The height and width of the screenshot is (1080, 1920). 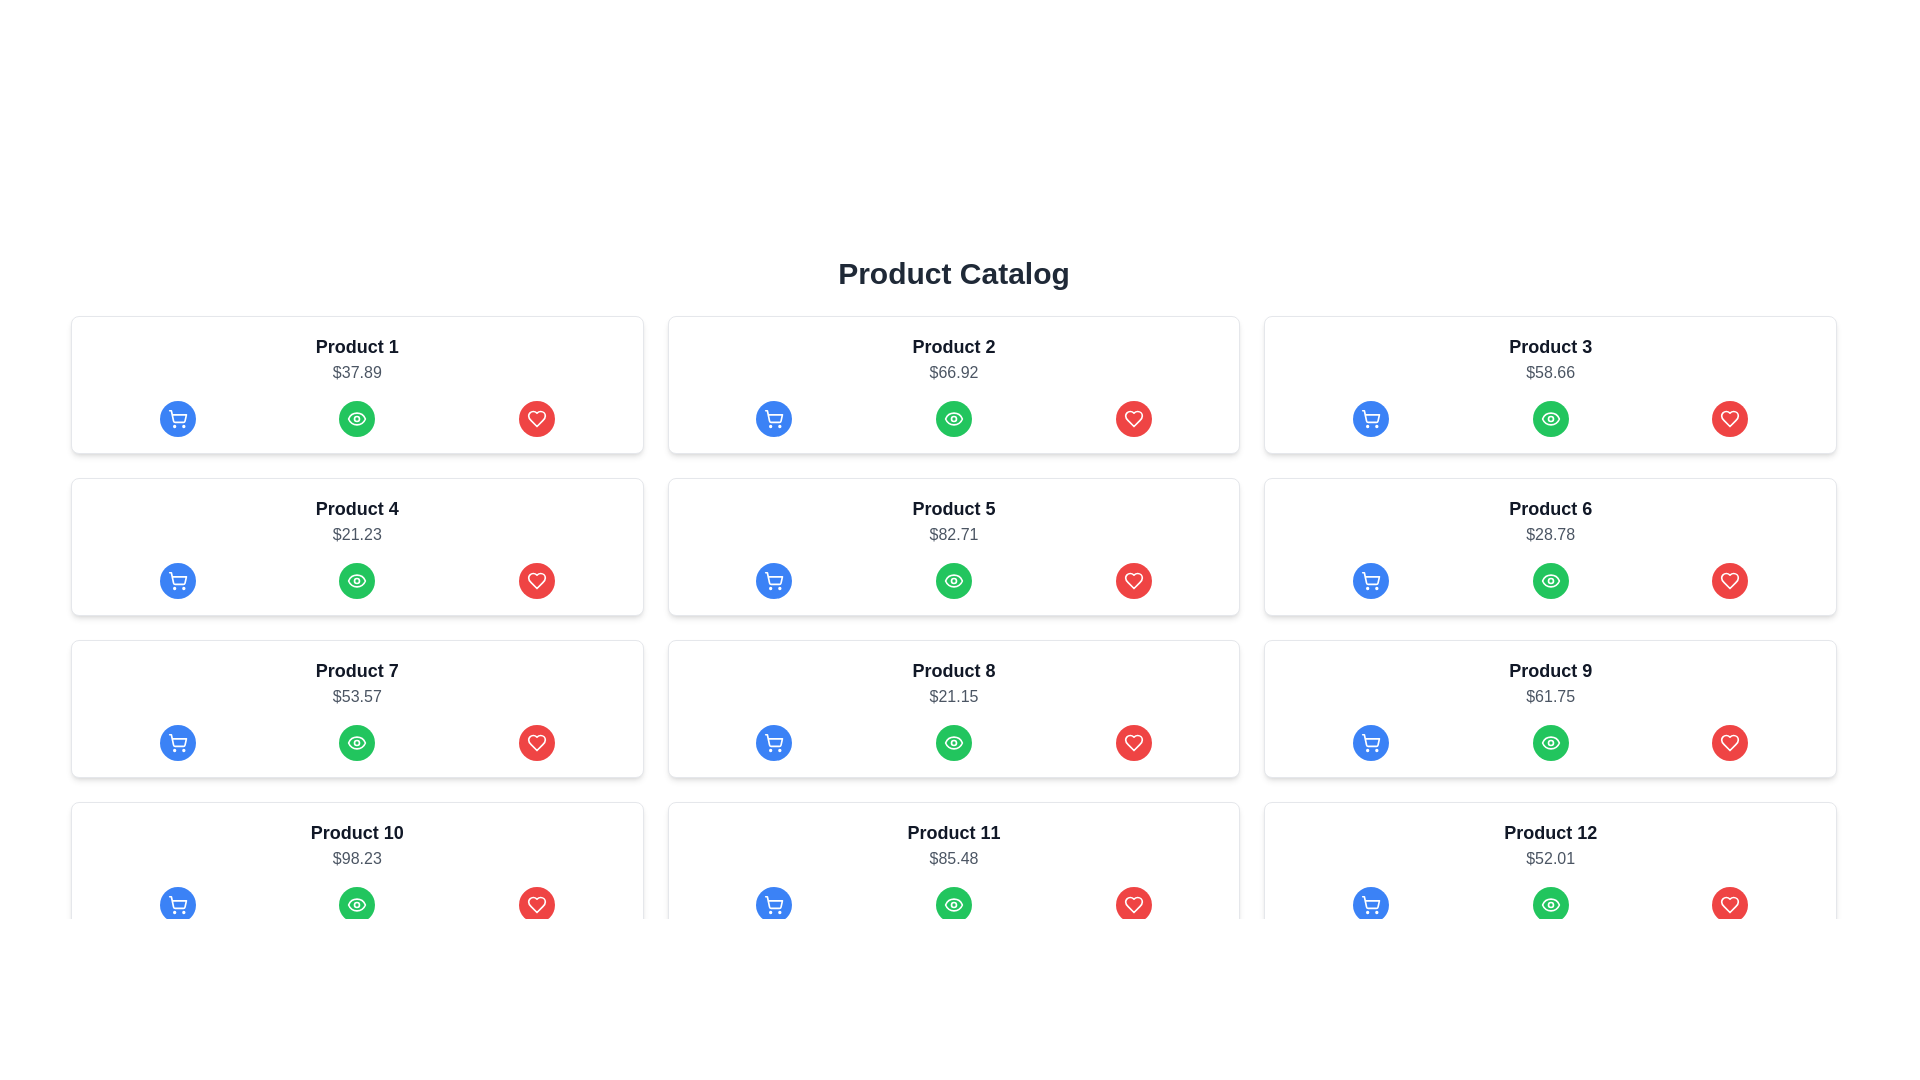 What do you see at coordinates (773, 578) in the screenshot?
I see `the shopping cart icon in the middle row of the card for 'Product 5'` at bounding box center [773, 578].